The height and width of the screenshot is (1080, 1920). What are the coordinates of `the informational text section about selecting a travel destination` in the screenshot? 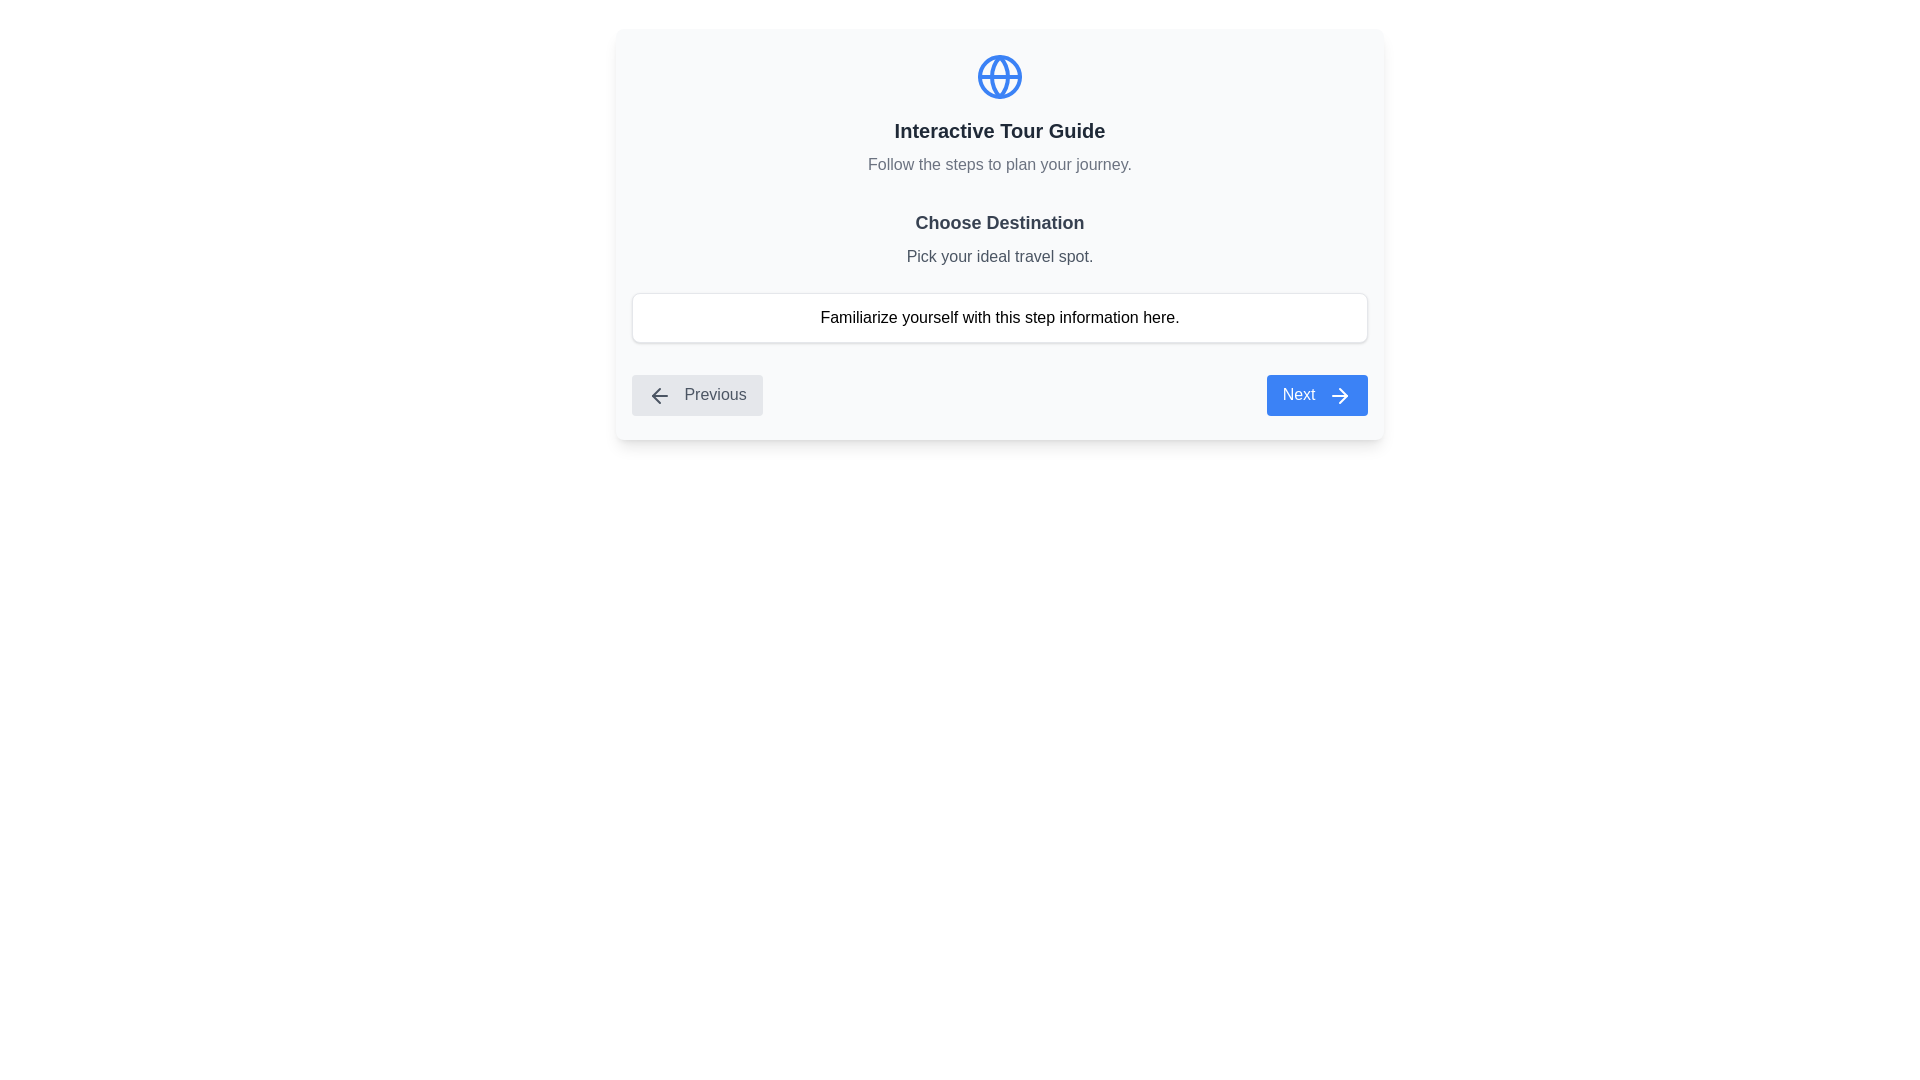 It's located at (999, 276).